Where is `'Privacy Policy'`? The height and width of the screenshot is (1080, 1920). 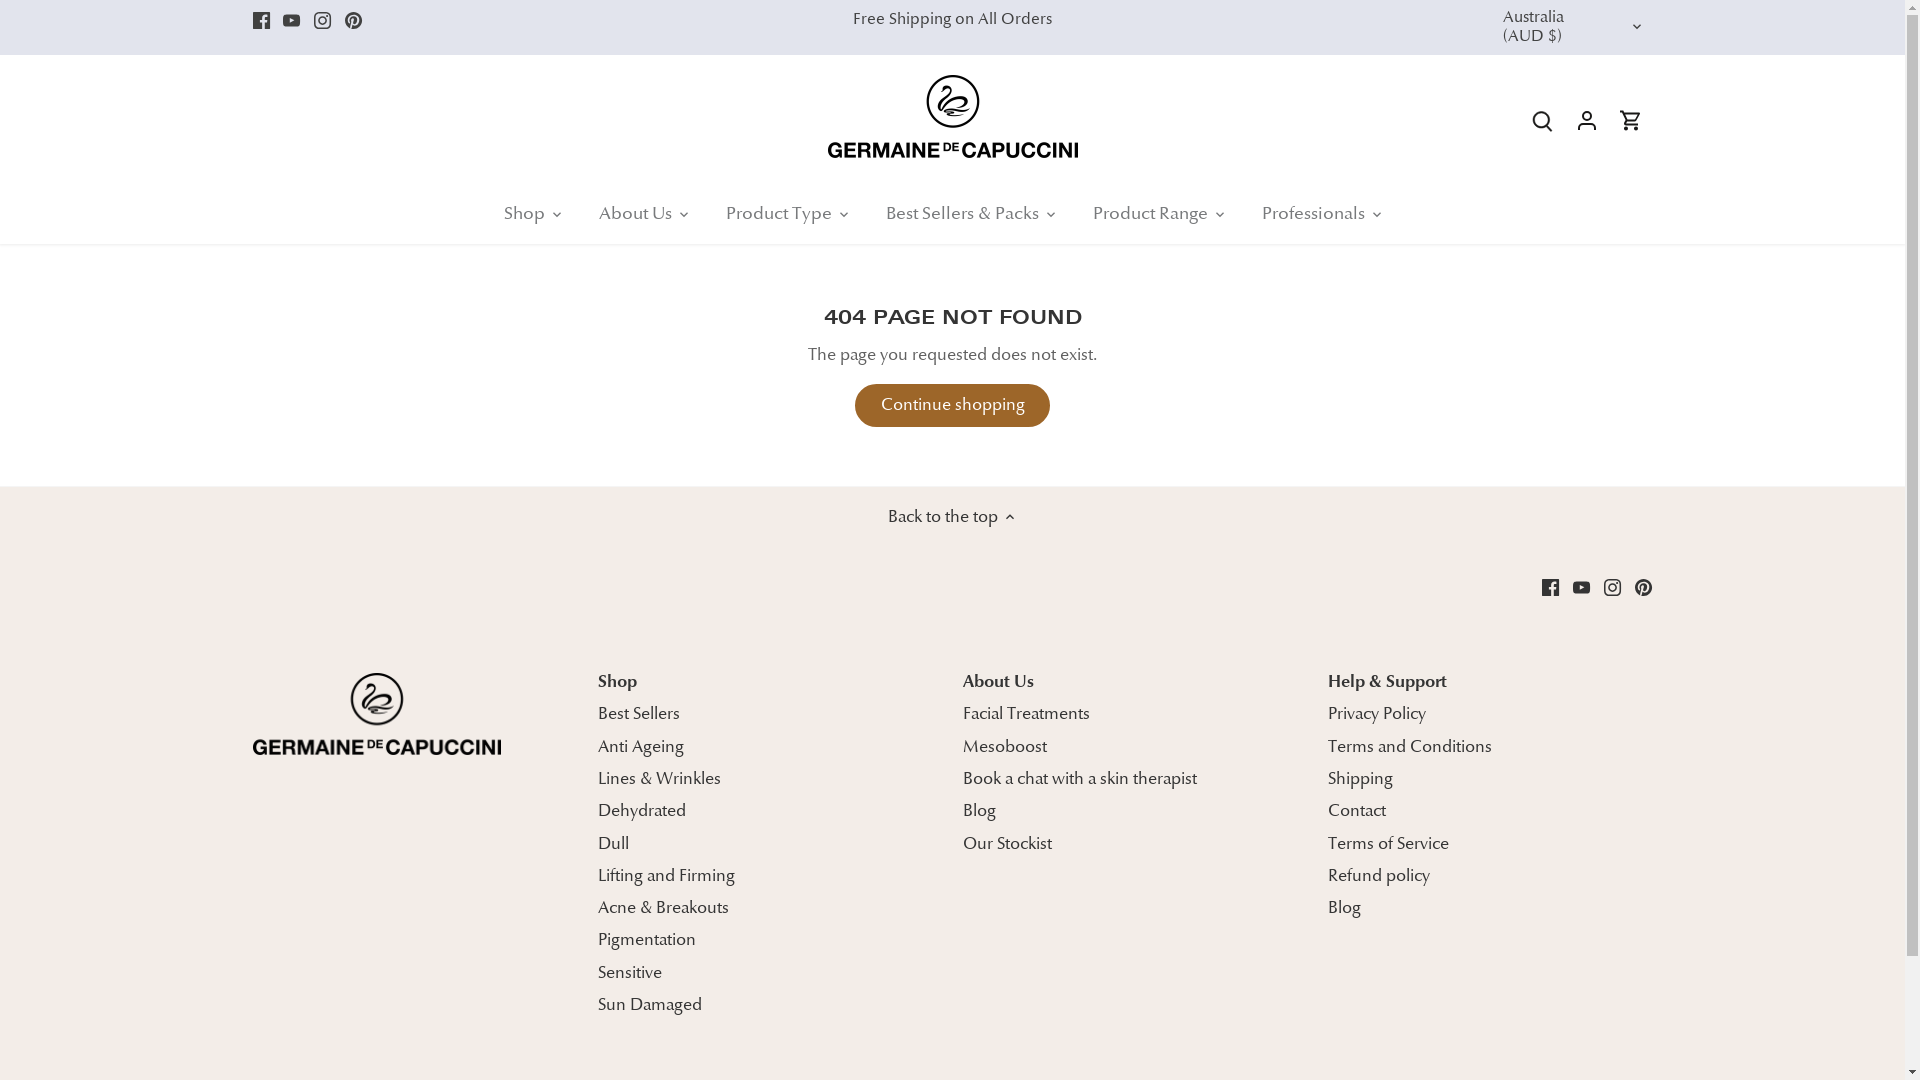 'Privacy Policy' is located at coordinates (1376, 712).